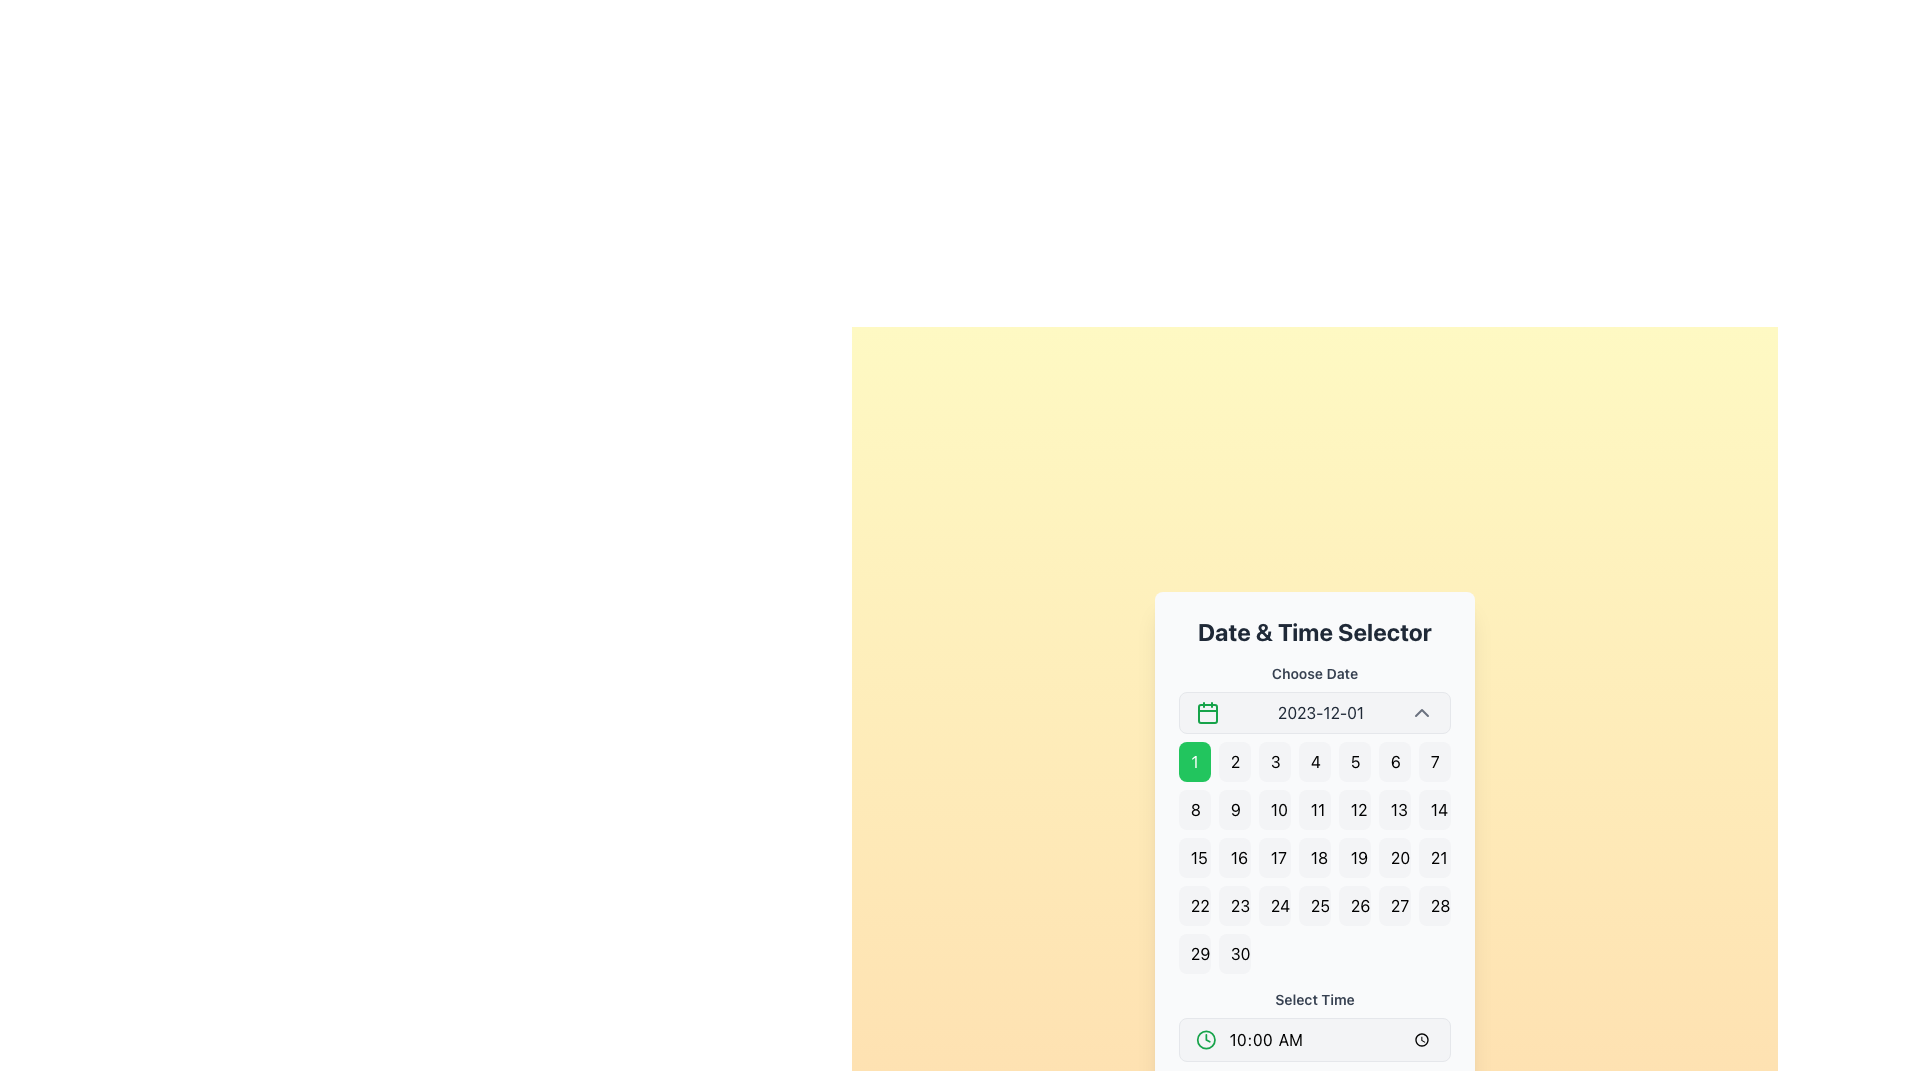 Image resolution: width=1920 pixels, height=1080 pixels. What do you see at coordinates (1233, 952) in the screenshot?
I see `the rounded rectangular button displaying the number '30' in the date selection interface` at bounding box center [1233, 952].